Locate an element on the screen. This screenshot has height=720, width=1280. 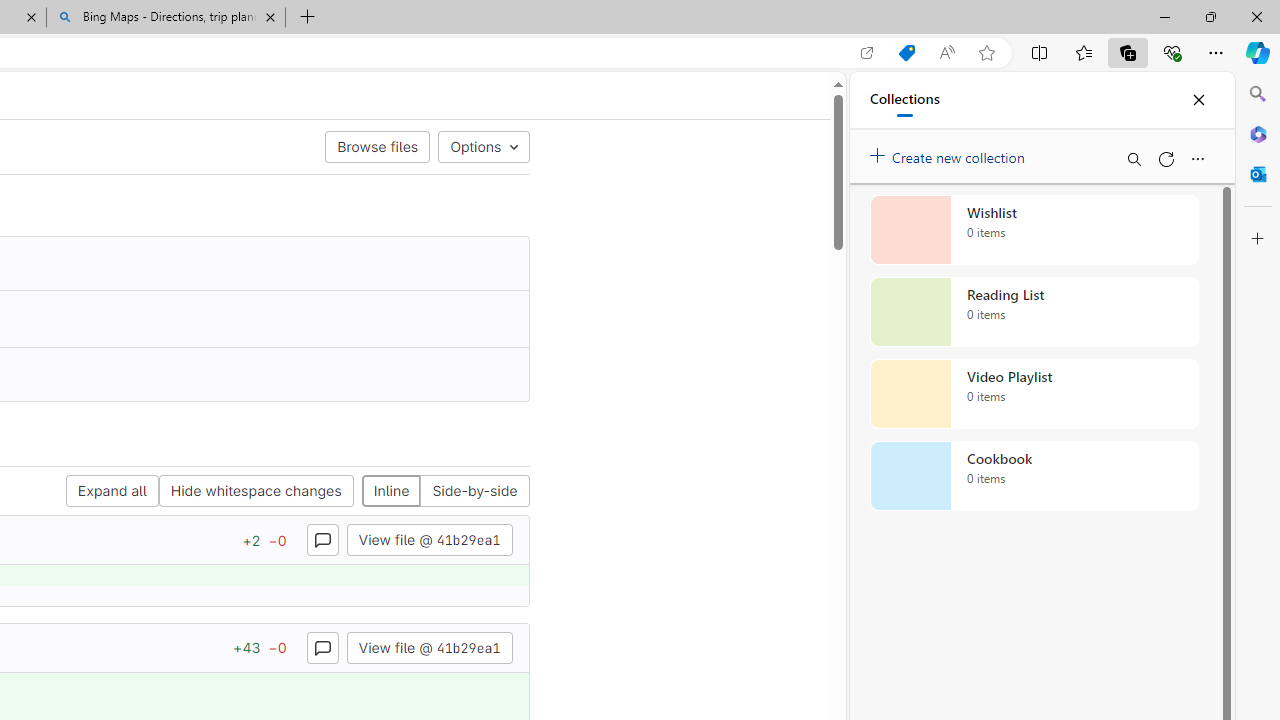
'Wishlist collection, 0 items' is located at coordinates (1034, 229).